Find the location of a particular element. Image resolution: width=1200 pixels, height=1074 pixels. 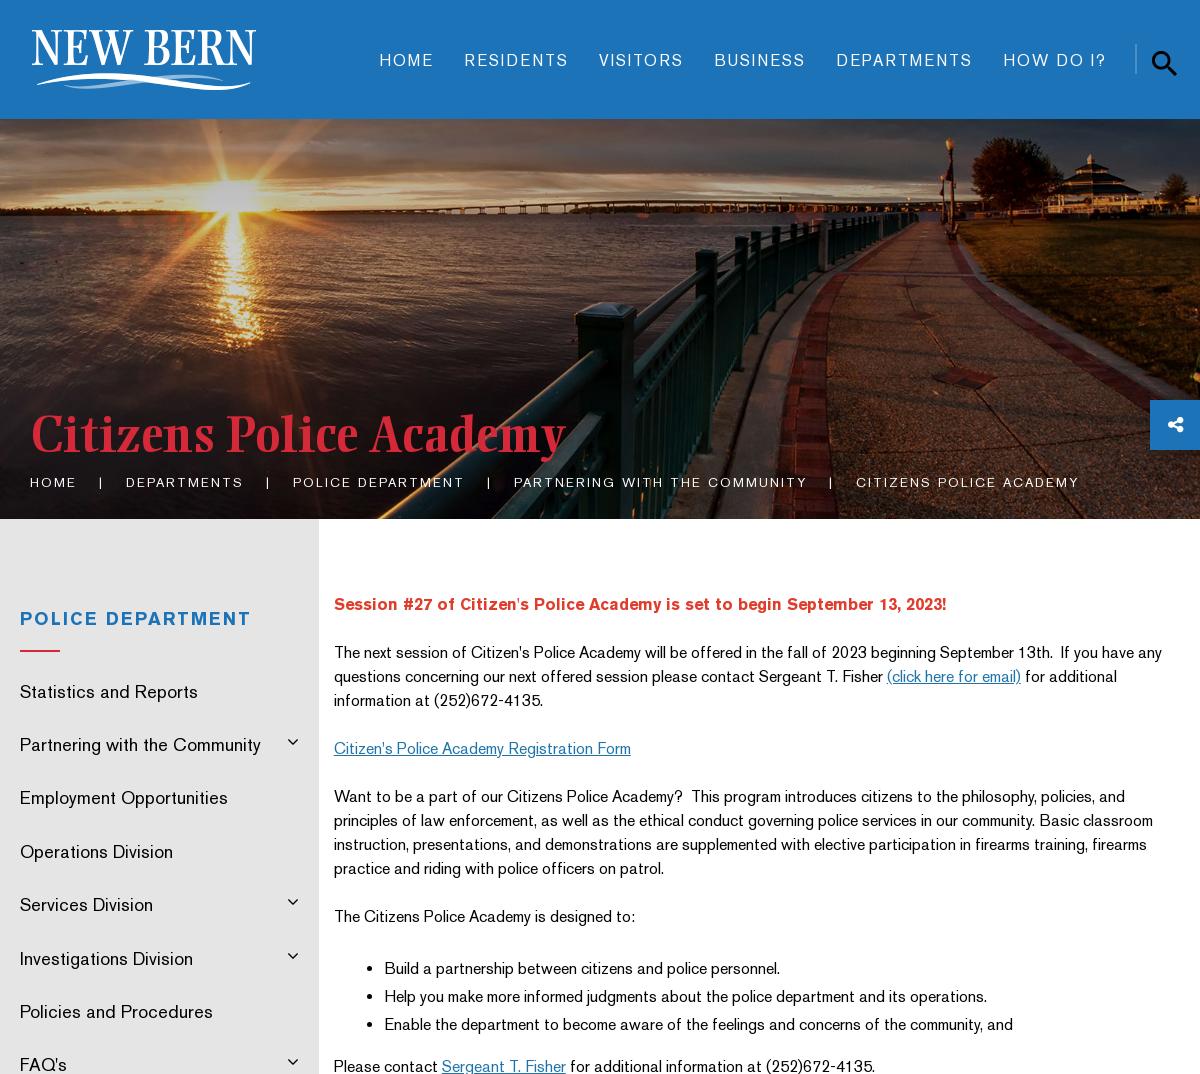

'Policies and Procedures' is located at coordinates (116, 1009).